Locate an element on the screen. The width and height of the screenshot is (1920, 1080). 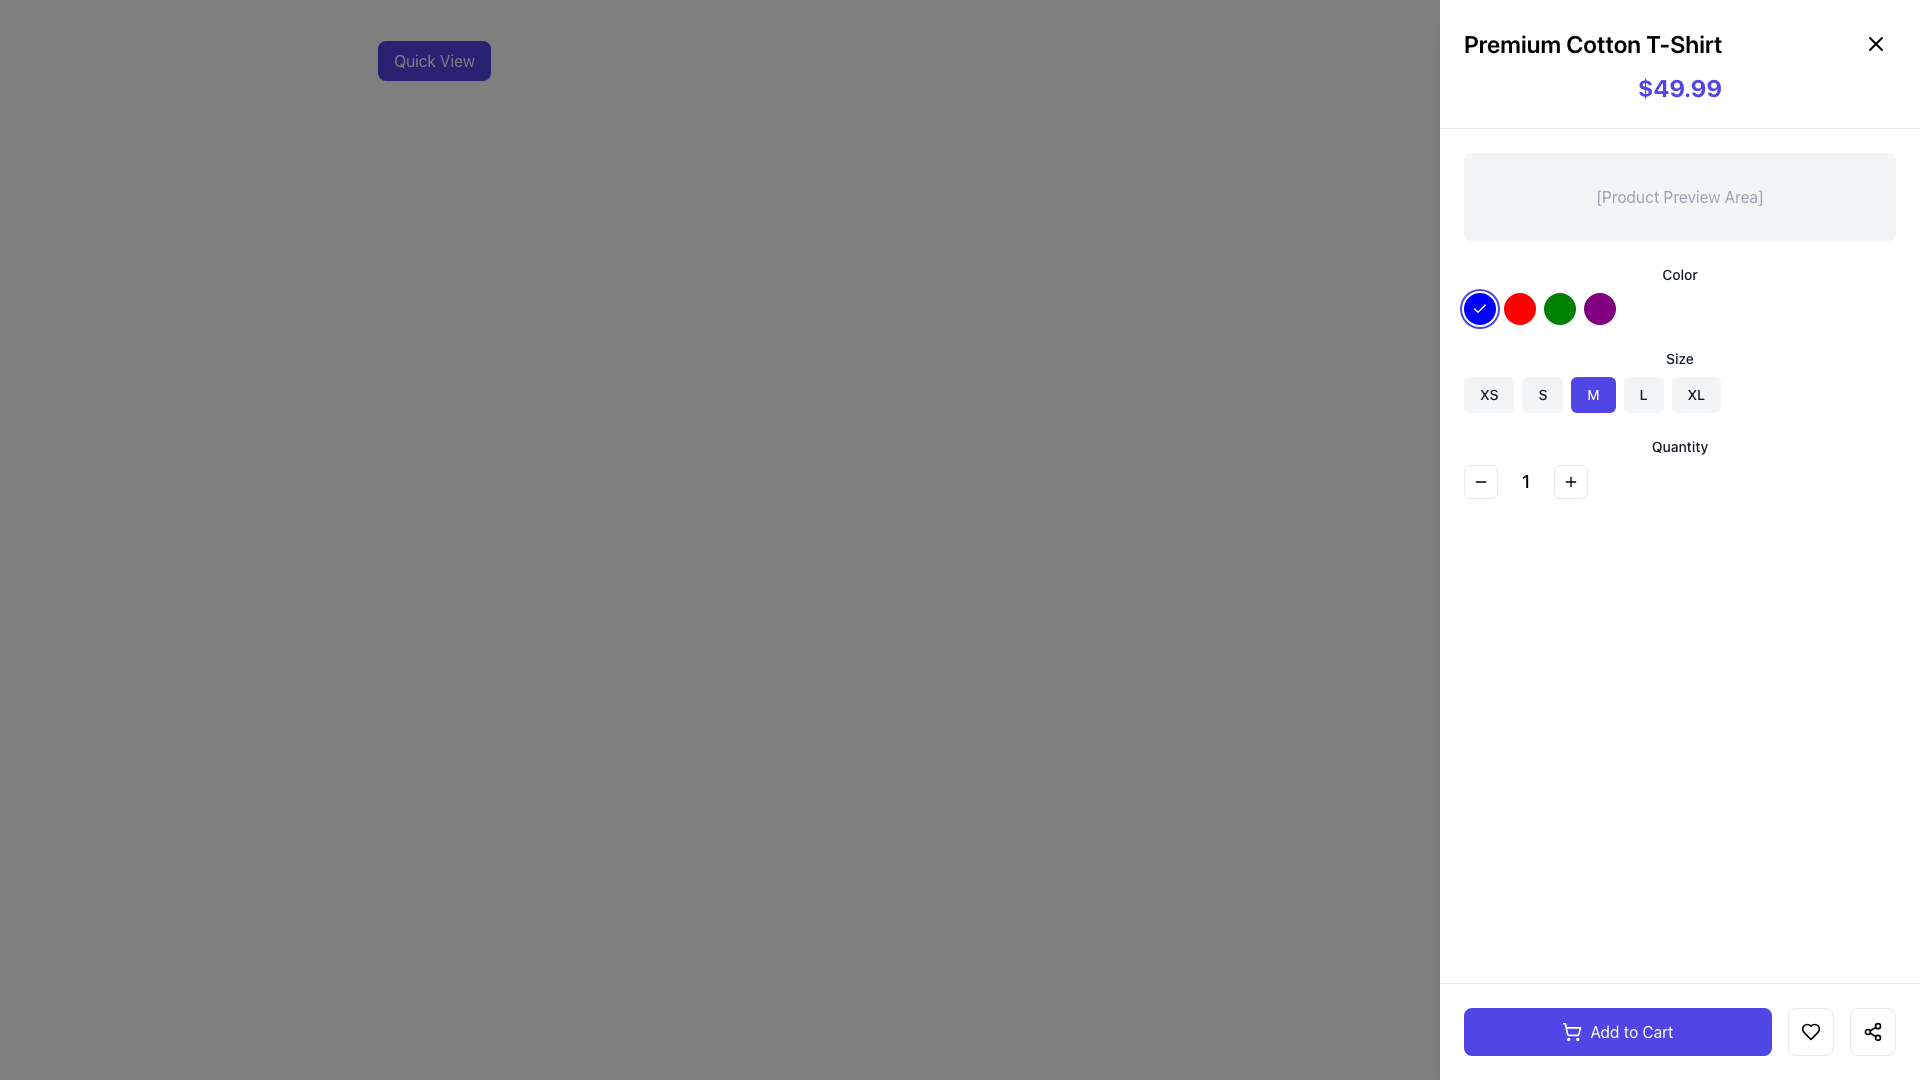
the circular button with a purple background, which is the sixth button in a row of circular buttons is located at coordinates (1598, 308).